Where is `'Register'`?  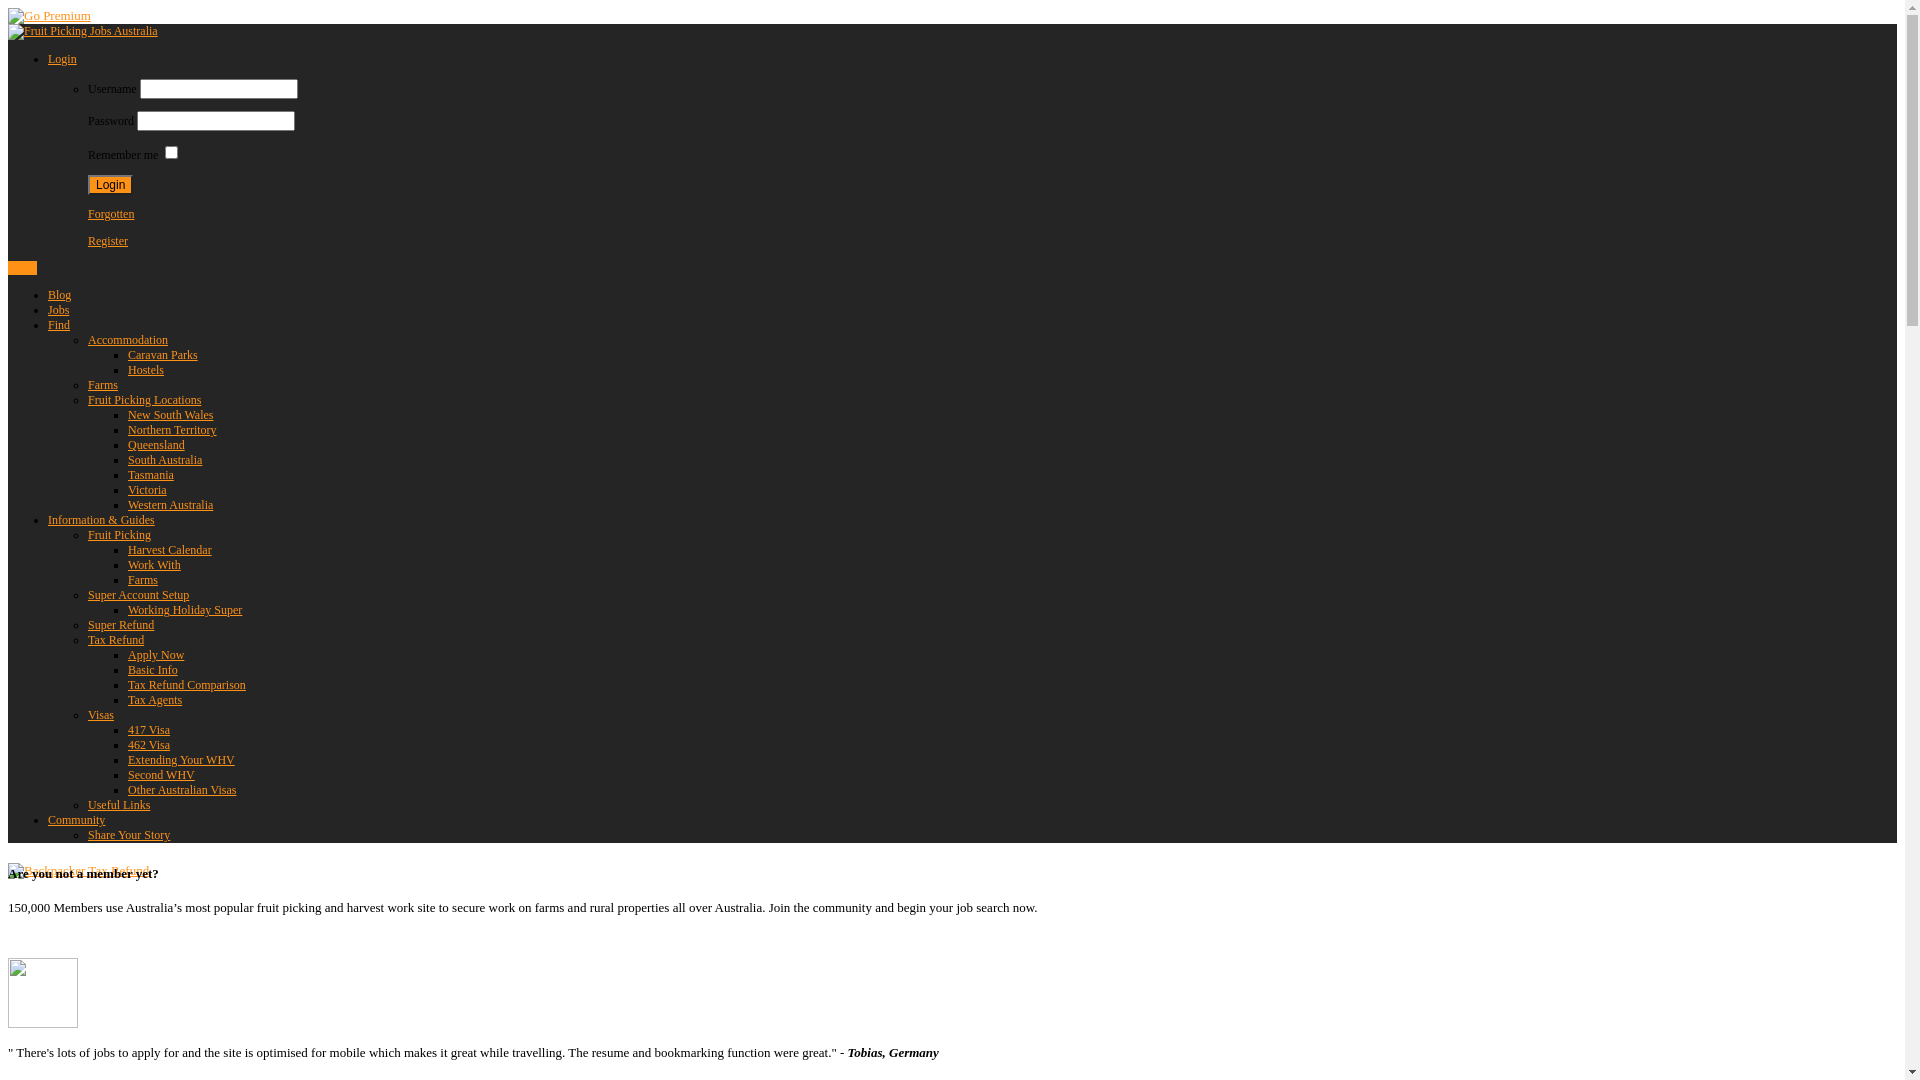 'Register' is located at coordinates (106, 239).